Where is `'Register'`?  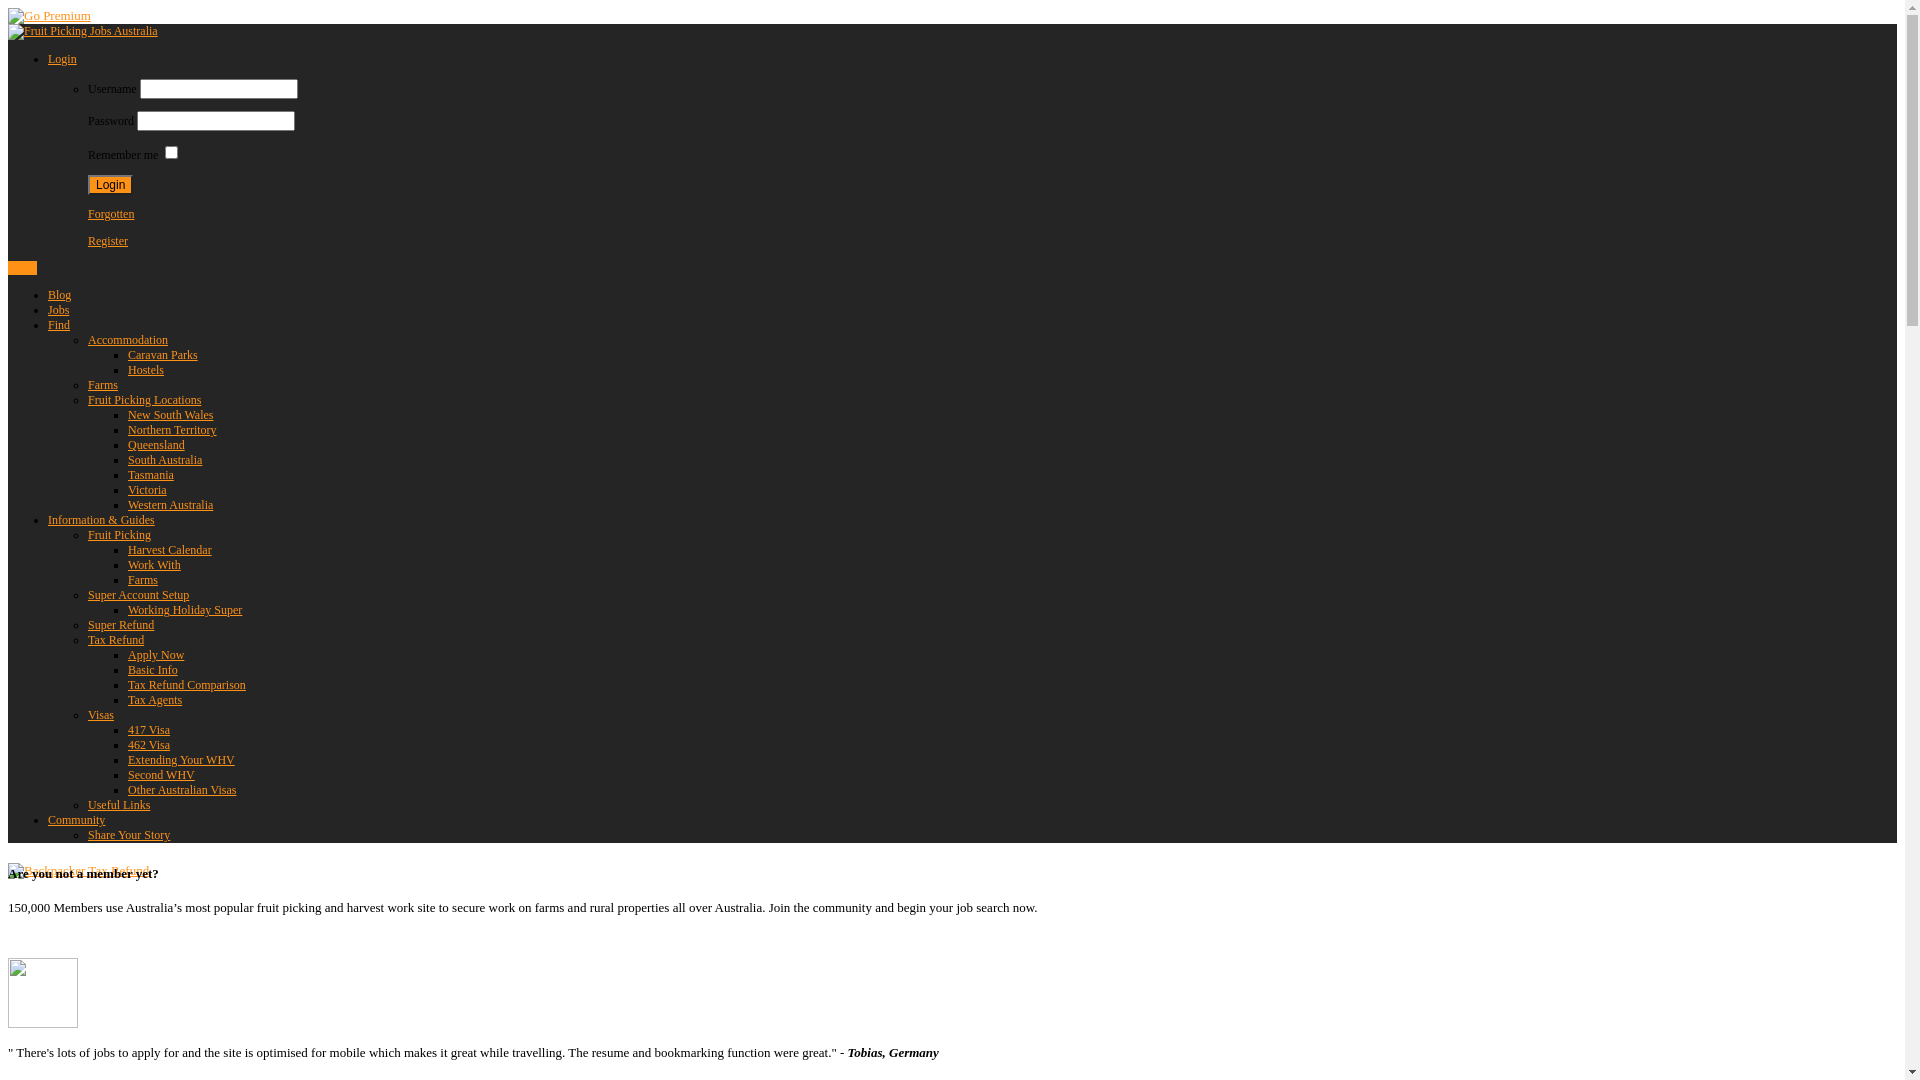 'Register' is located at coordinates (106, 239).